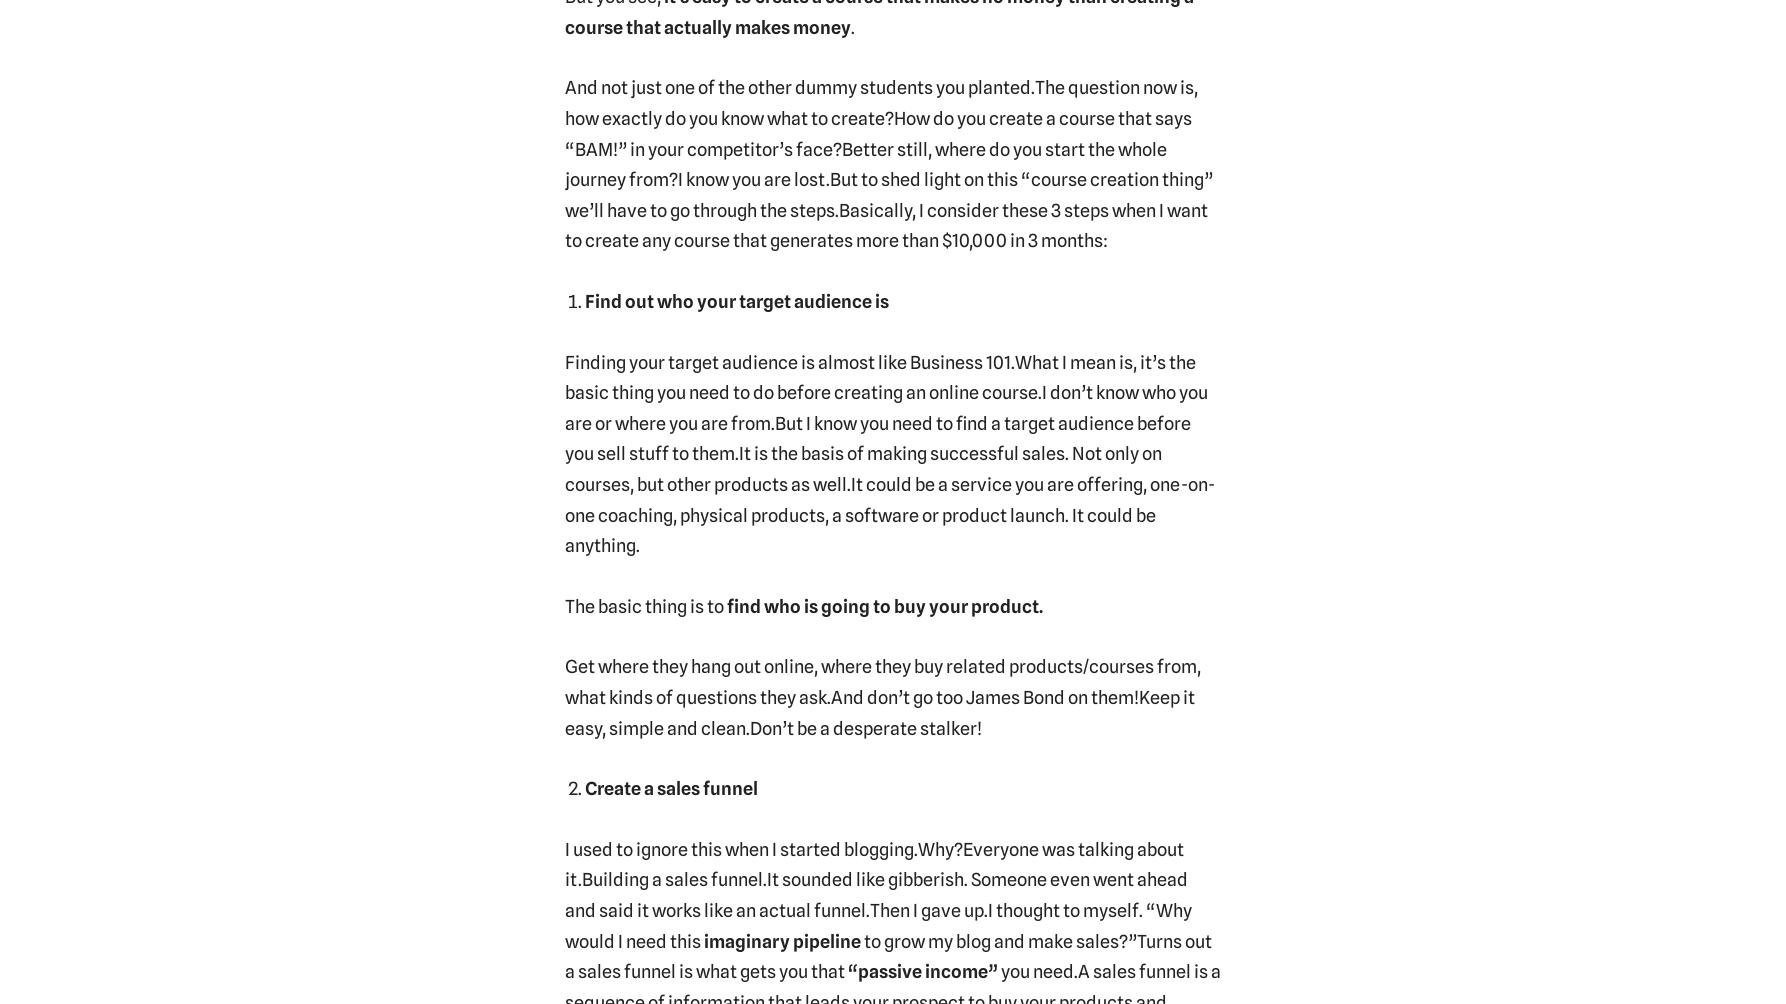 Image resolution: width=1786 pixels, height=1004 pixels. What do you see at coordinates (670, 788) in the screenshot?
I see `'Create a sales funnel'` at bounding box center [670, 788].